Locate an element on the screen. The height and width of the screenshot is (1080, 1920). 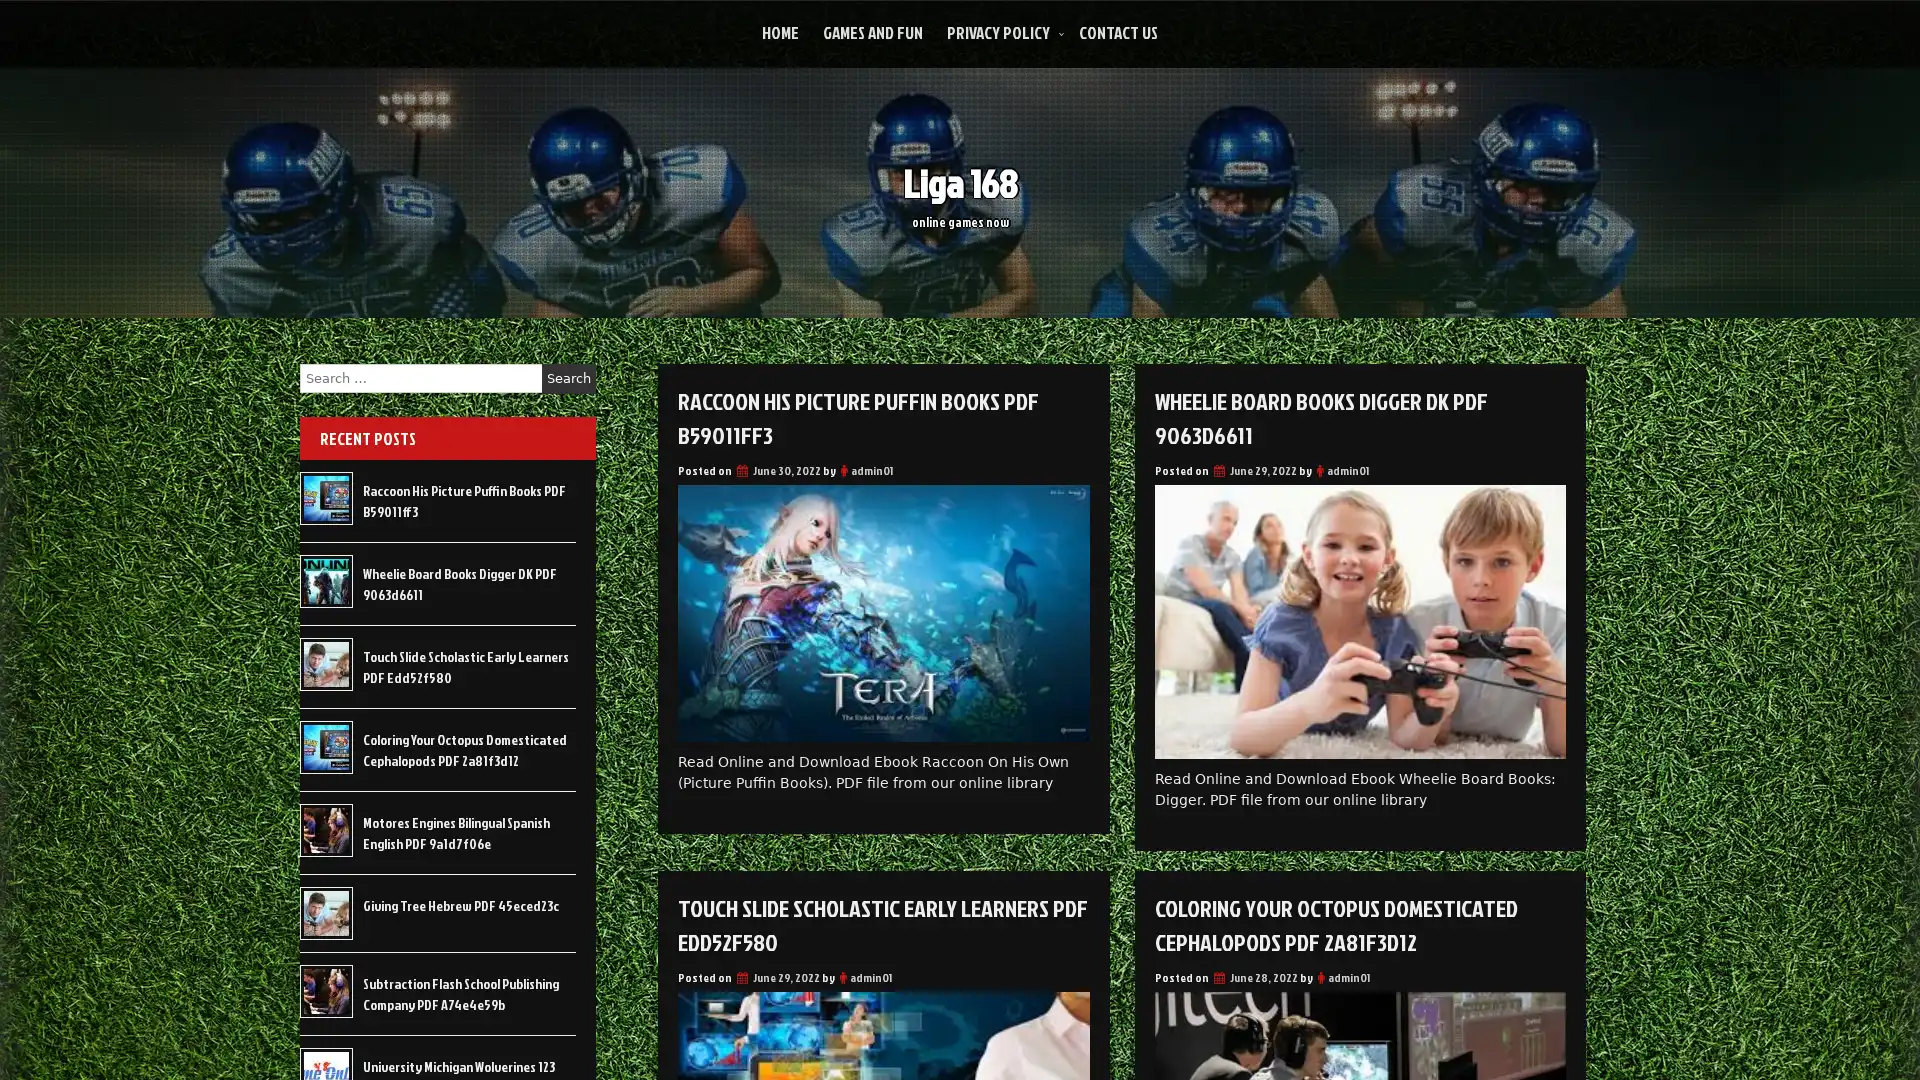
Search is located at coordinates (568, 378).